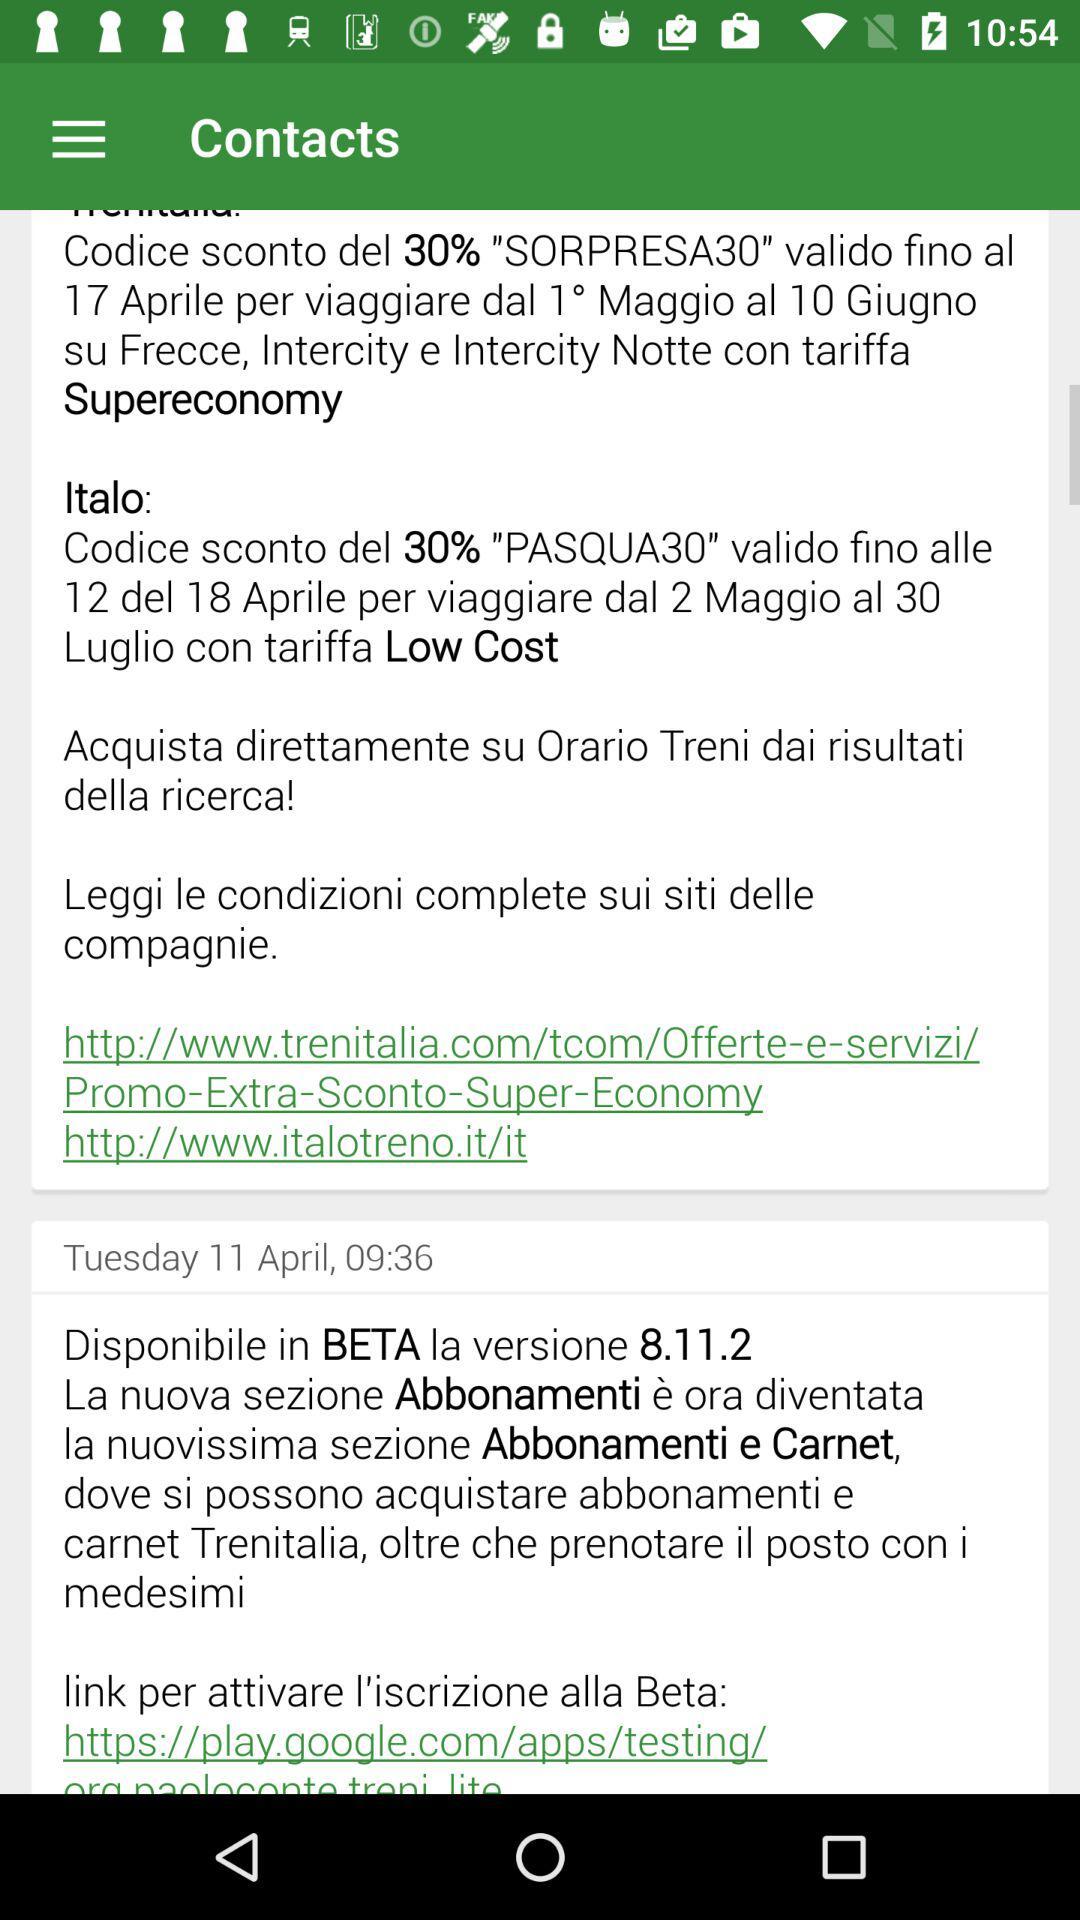  I want to click on open menu, so click(88, 135).